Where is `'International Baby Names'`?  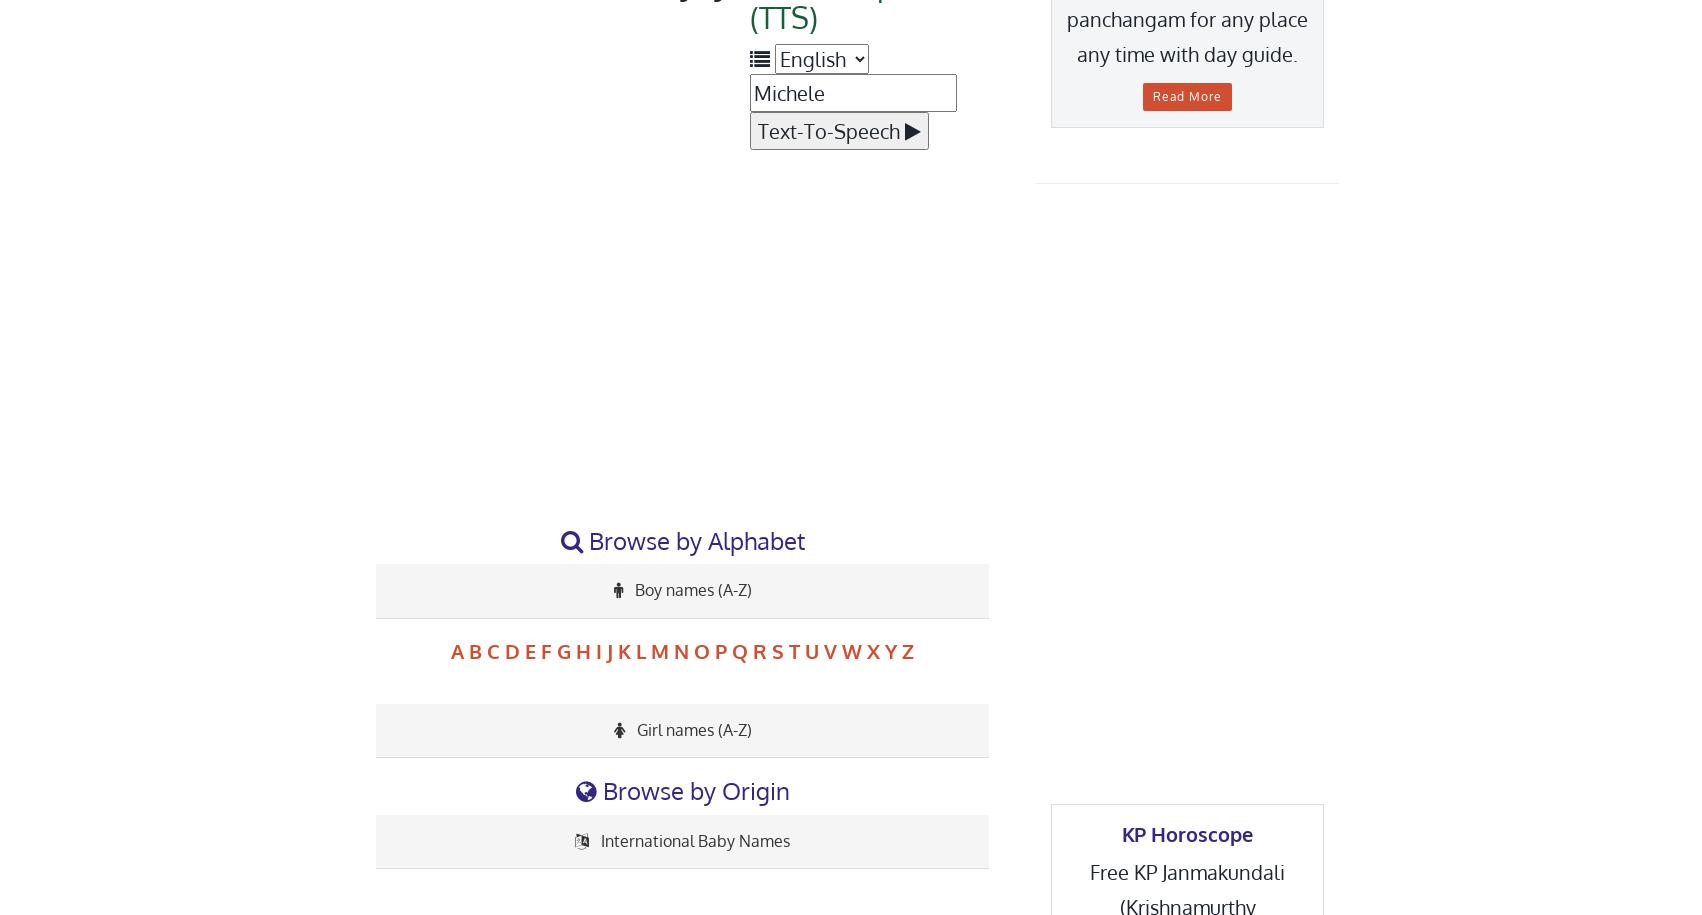
'International Baby Names' is located at coordinates (693, 839).